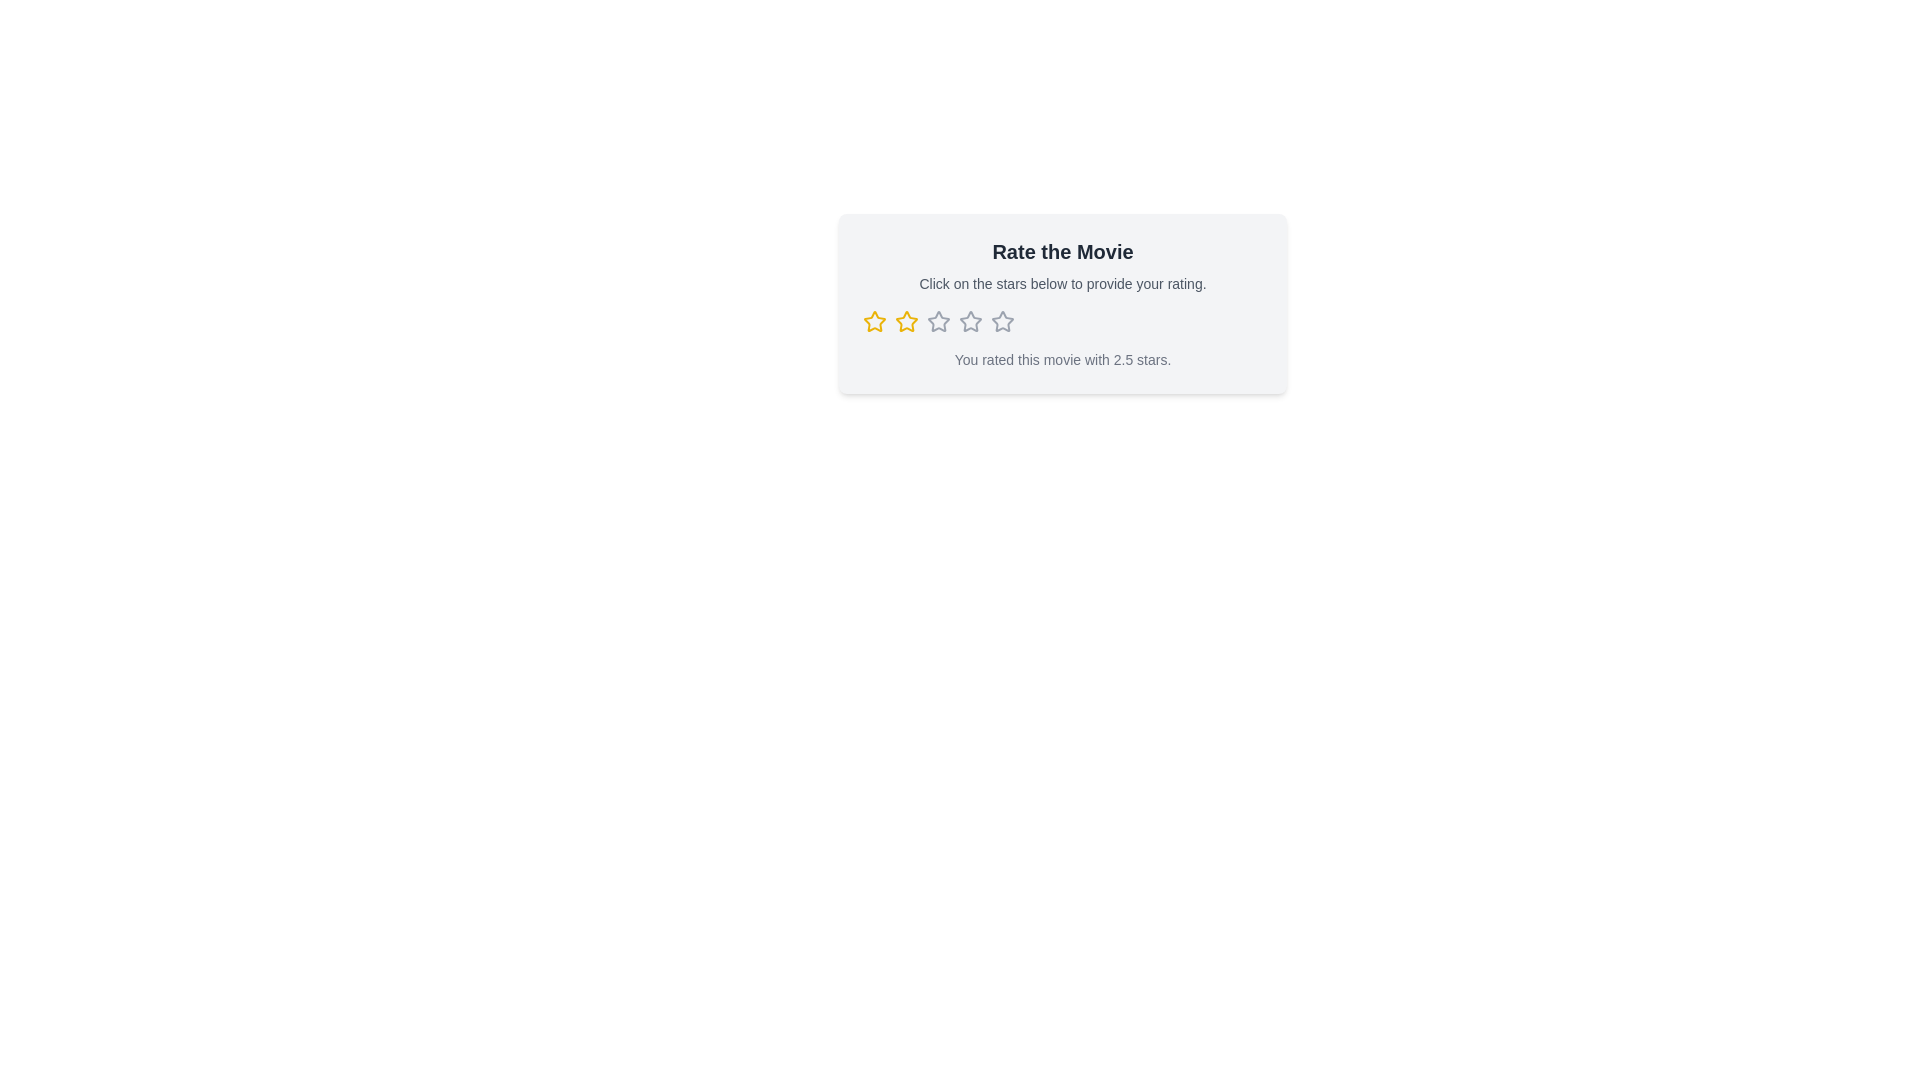 This screenshot has height=1080, width=1920. I want to click on the third star in the horizontal sequence of five stars to provide a rating of three stars in the interactive rating system, so click(1003, 320).